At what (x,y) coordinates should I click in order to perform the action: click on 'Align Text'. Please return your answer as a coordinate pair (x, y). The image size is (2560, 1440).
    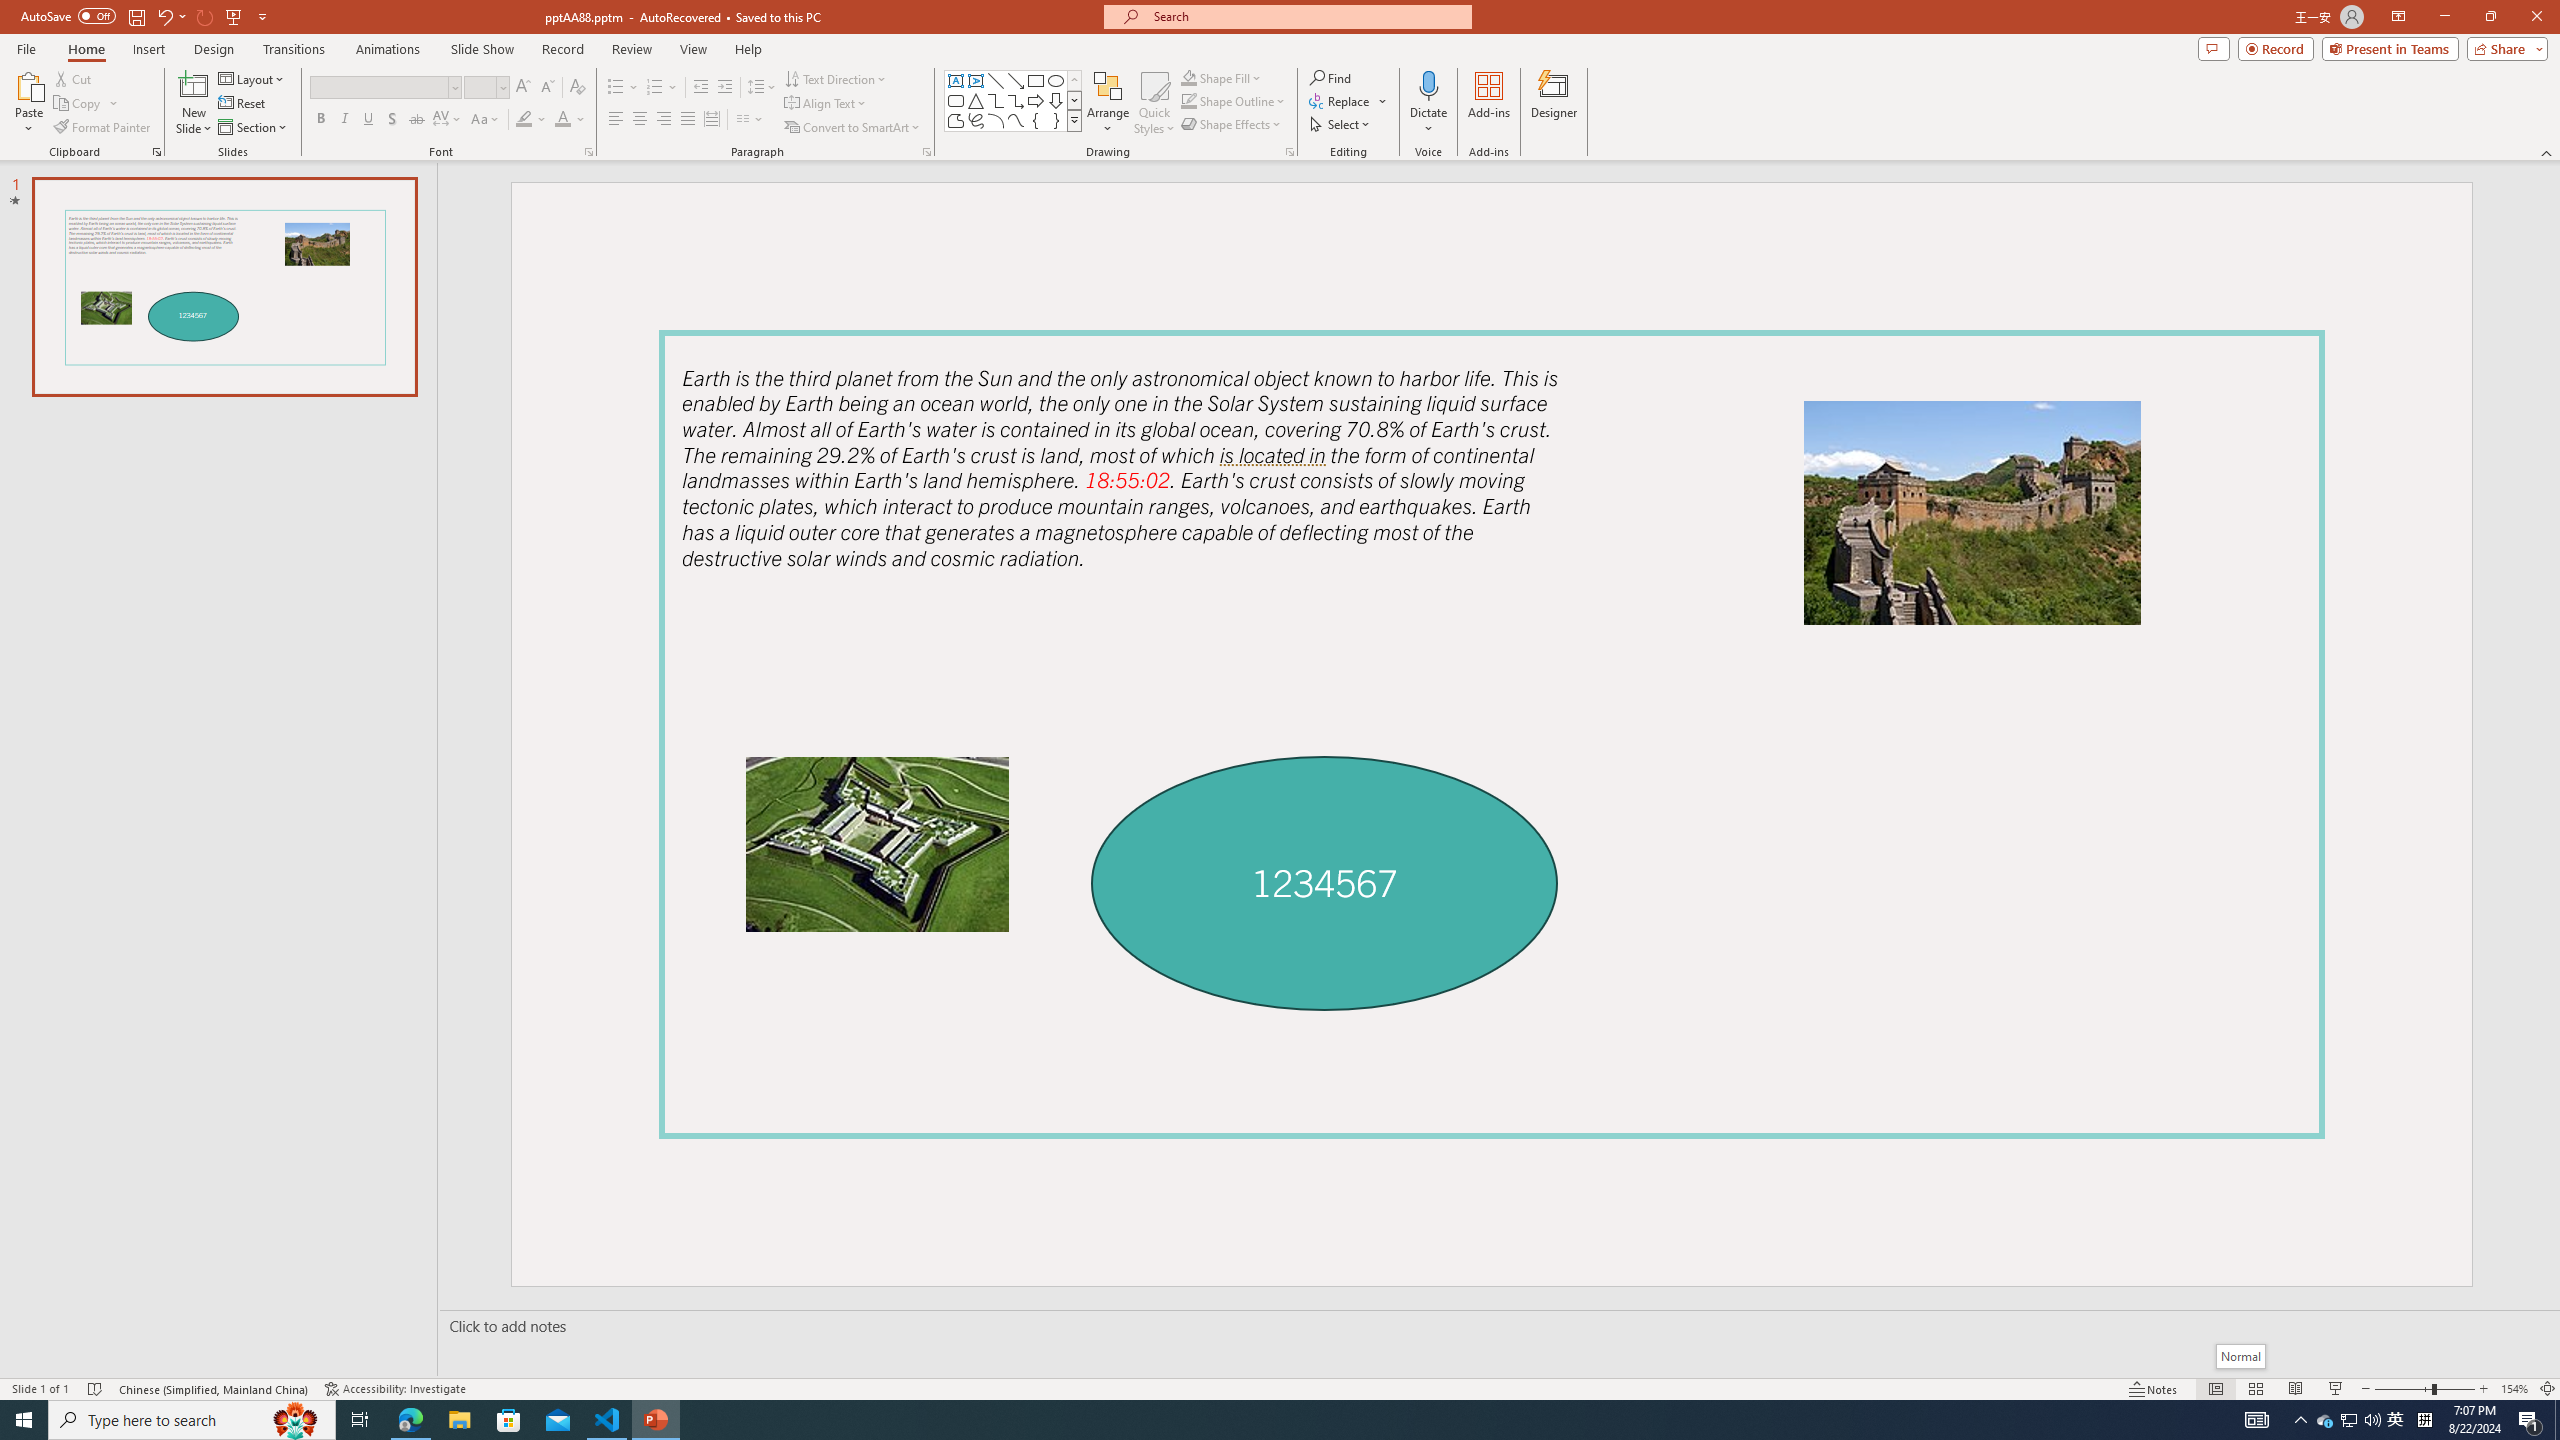
    Looking at the image, I should click on (826, 103).